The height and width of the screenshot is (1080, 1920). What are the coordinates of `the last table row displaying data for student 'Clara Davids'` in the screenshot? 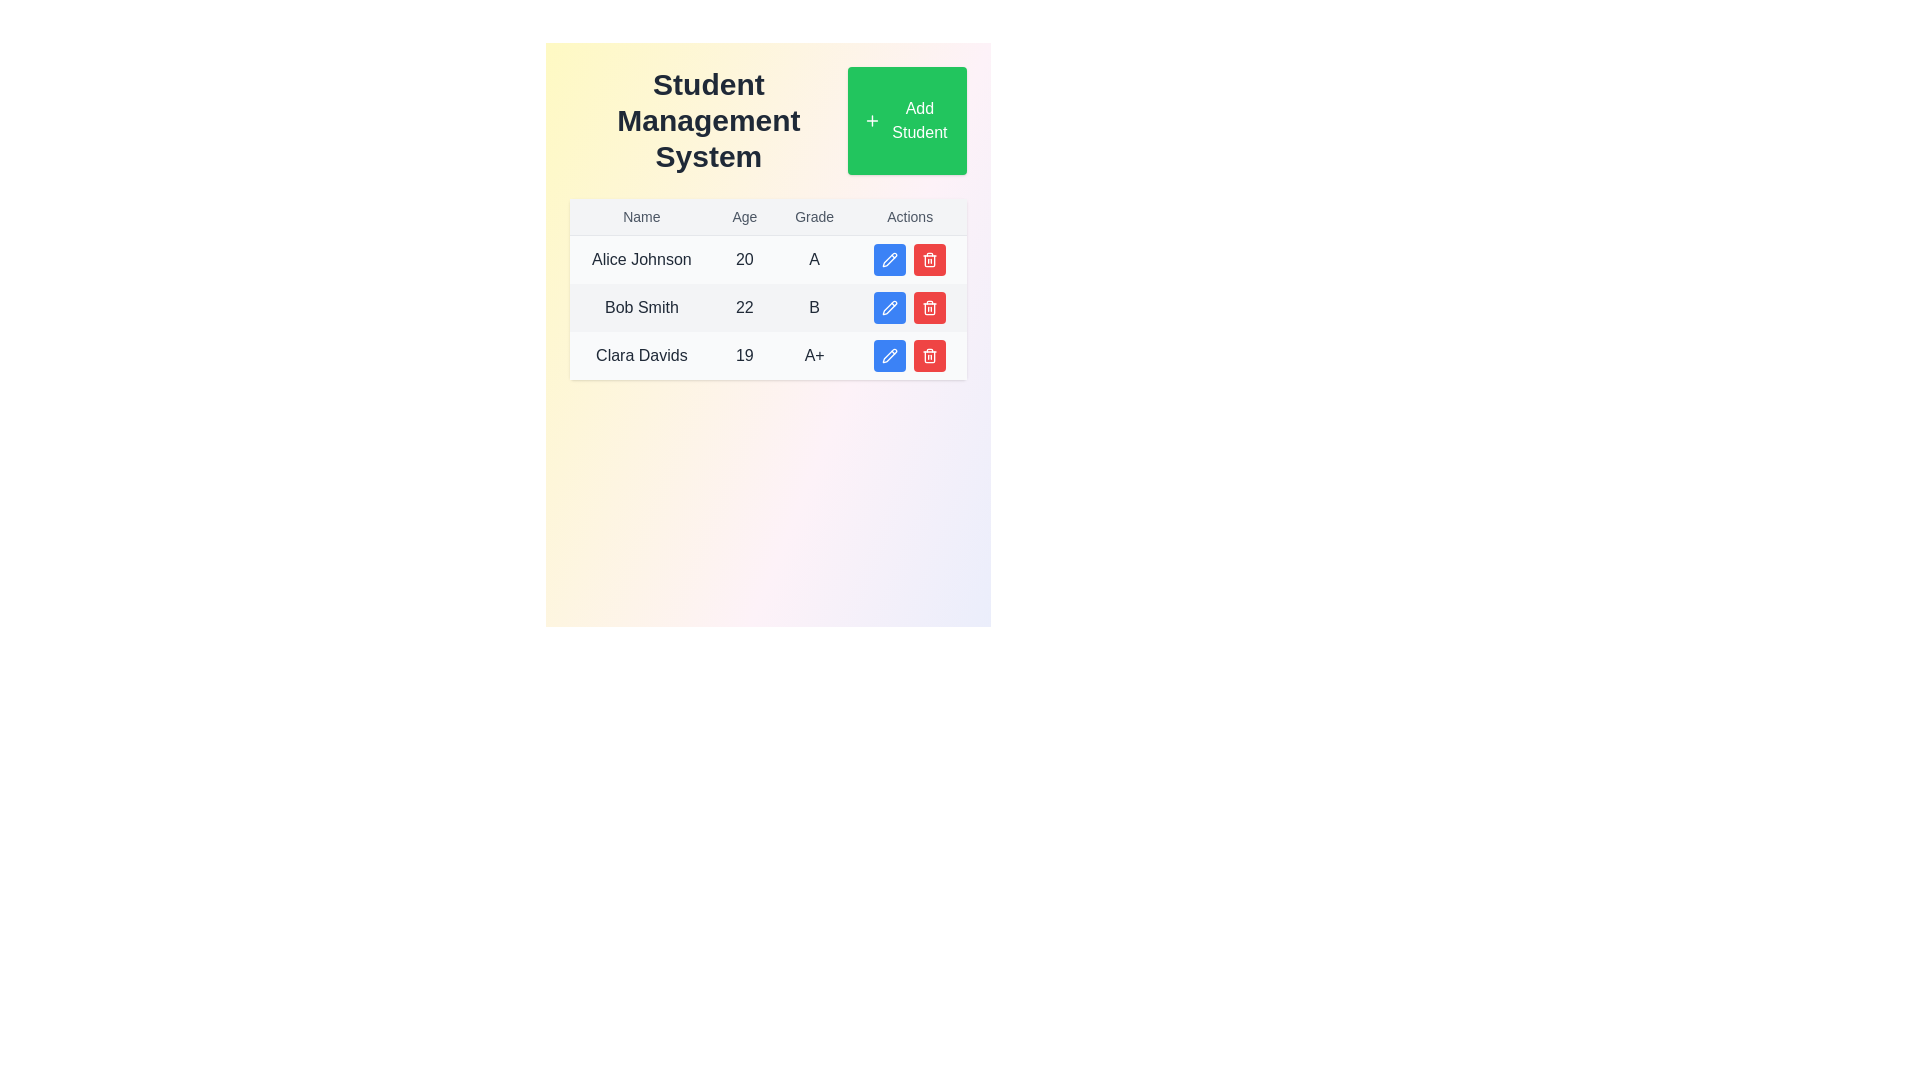 It's located at (767, 354).